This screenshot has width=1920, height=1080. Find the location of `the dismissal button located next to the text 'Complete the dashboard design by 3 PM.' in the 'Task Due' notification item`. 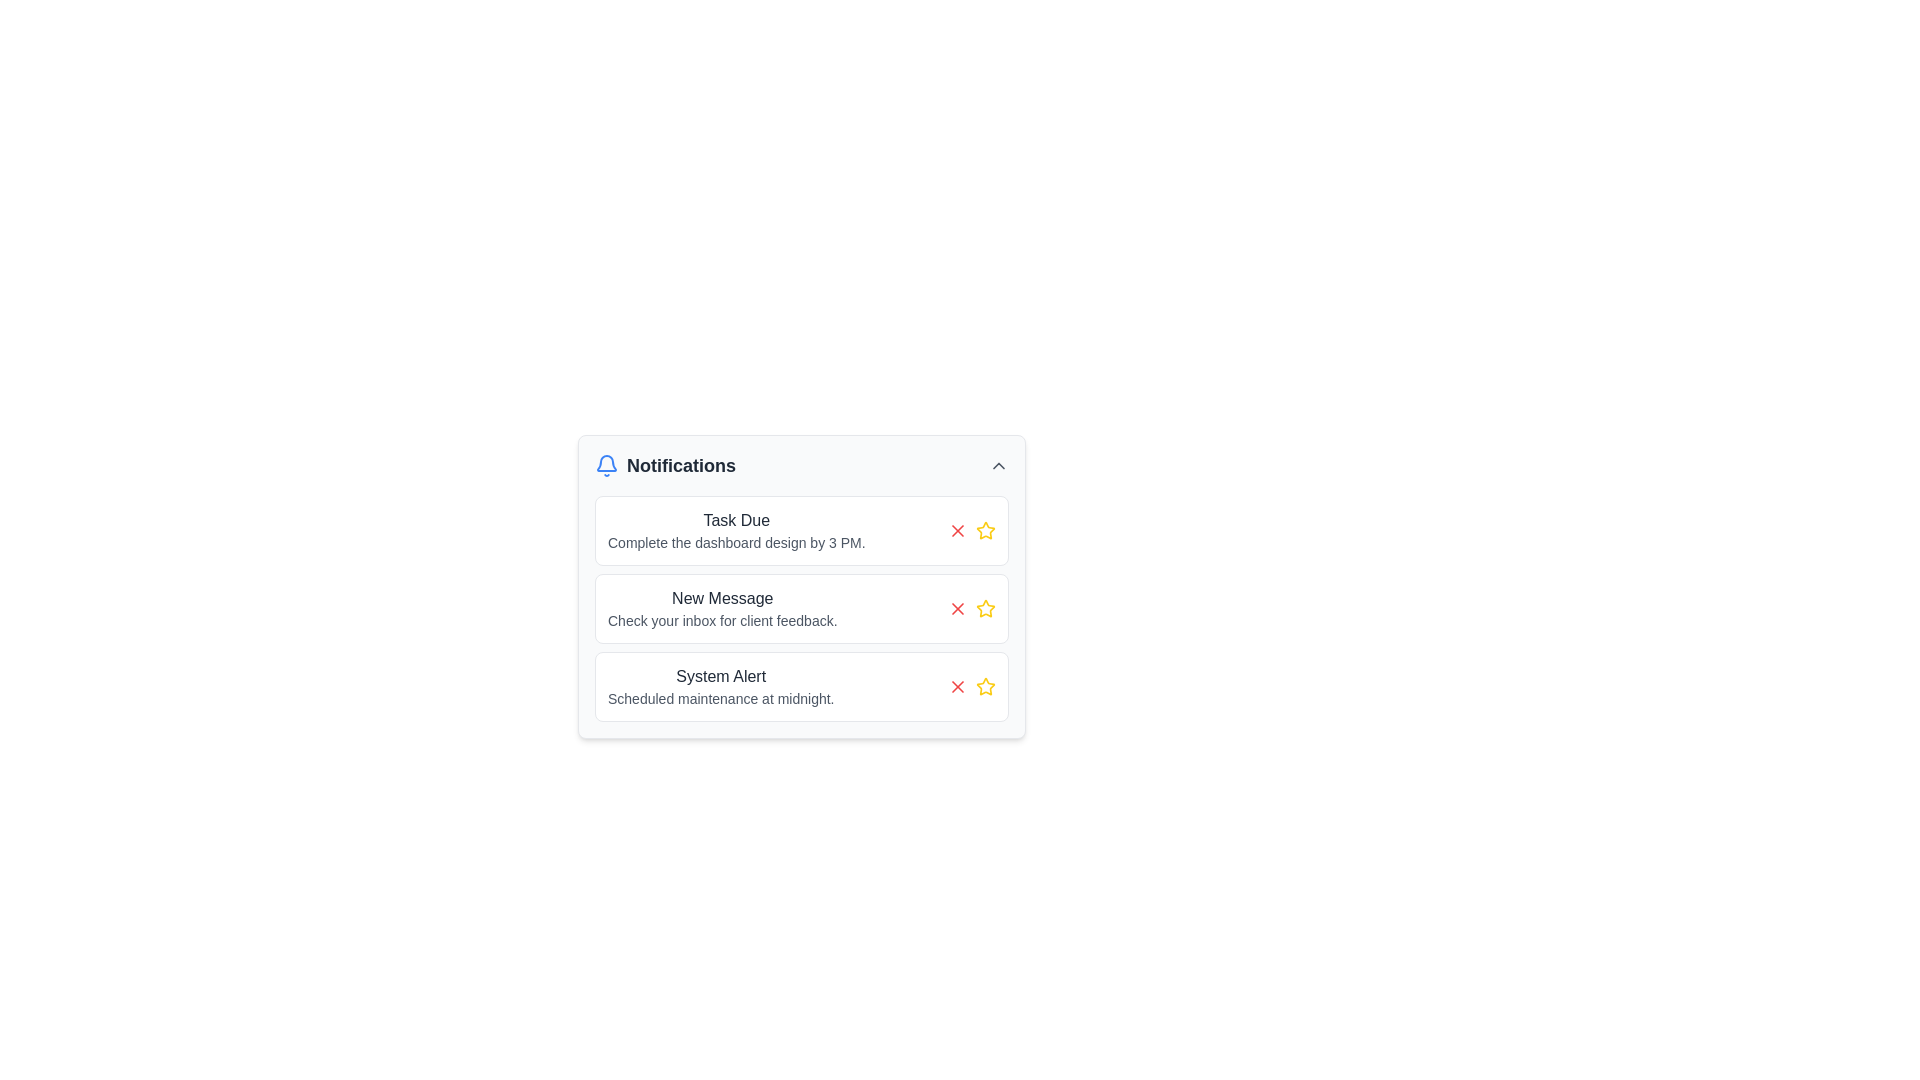

the dismissal button located next to the text 'Complete the dashboard design by 3 PM.' in the 'Task Due' notification item is located at coordinates (957, 530).